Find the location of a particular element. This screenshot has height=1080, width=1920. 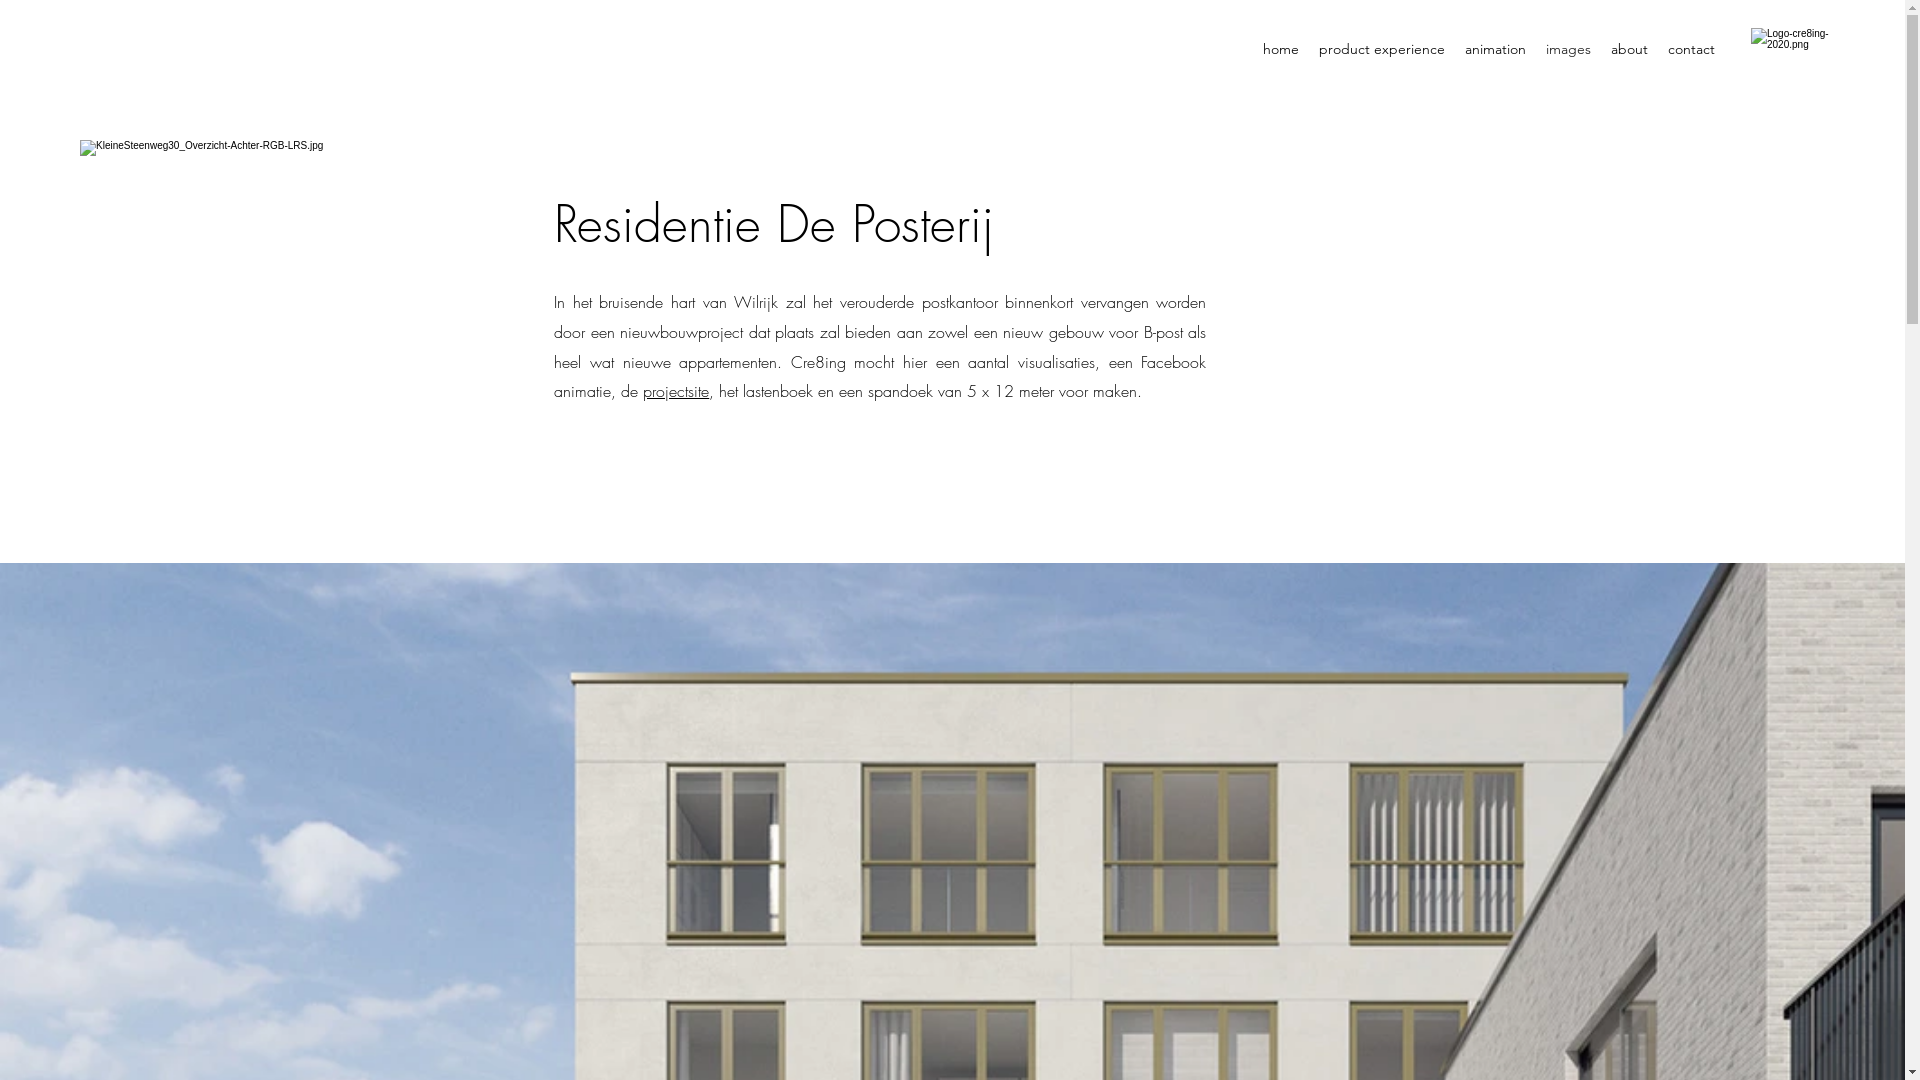

'product experience' is located at coordinates (1381, 48).